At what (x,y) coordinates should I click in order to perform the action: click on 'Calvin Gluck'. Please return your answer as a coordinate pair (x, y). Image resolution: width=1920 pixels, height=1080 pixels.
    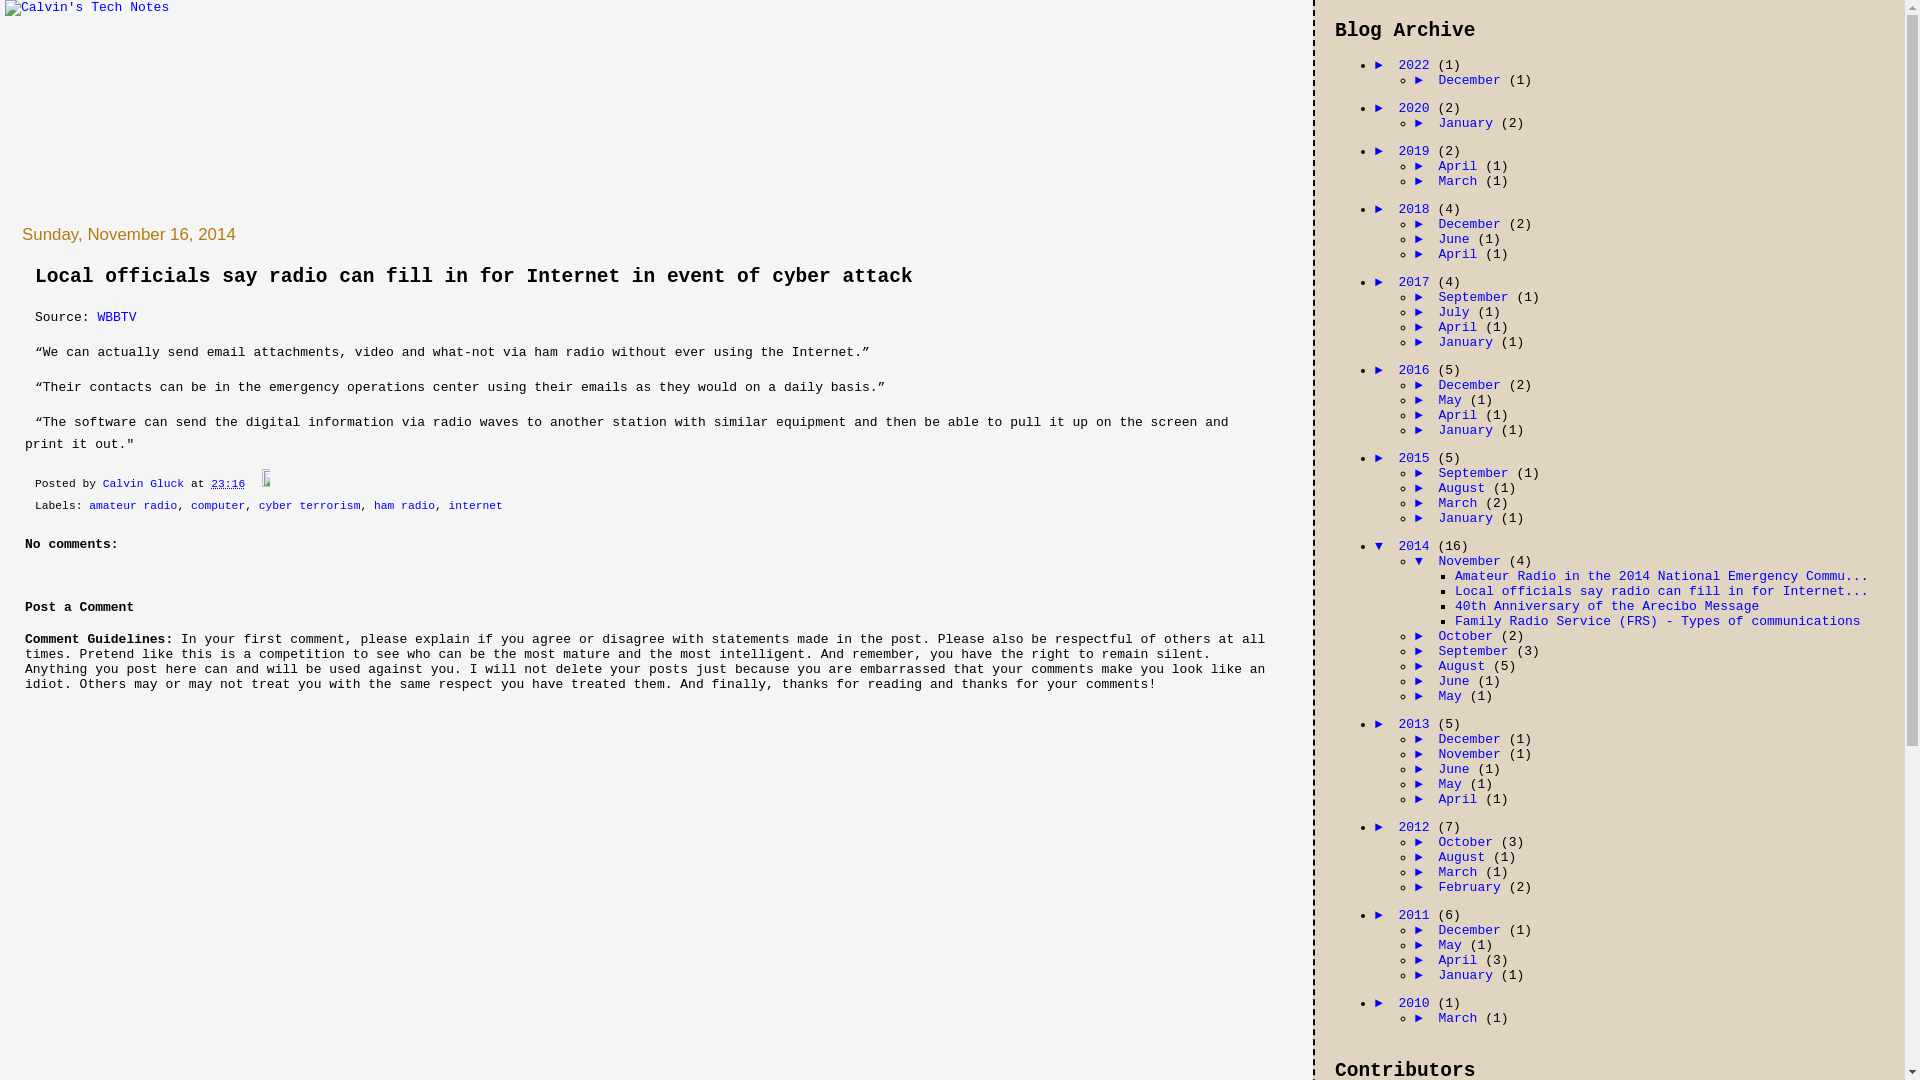
    Looking at the image, I should click on (146, 483).